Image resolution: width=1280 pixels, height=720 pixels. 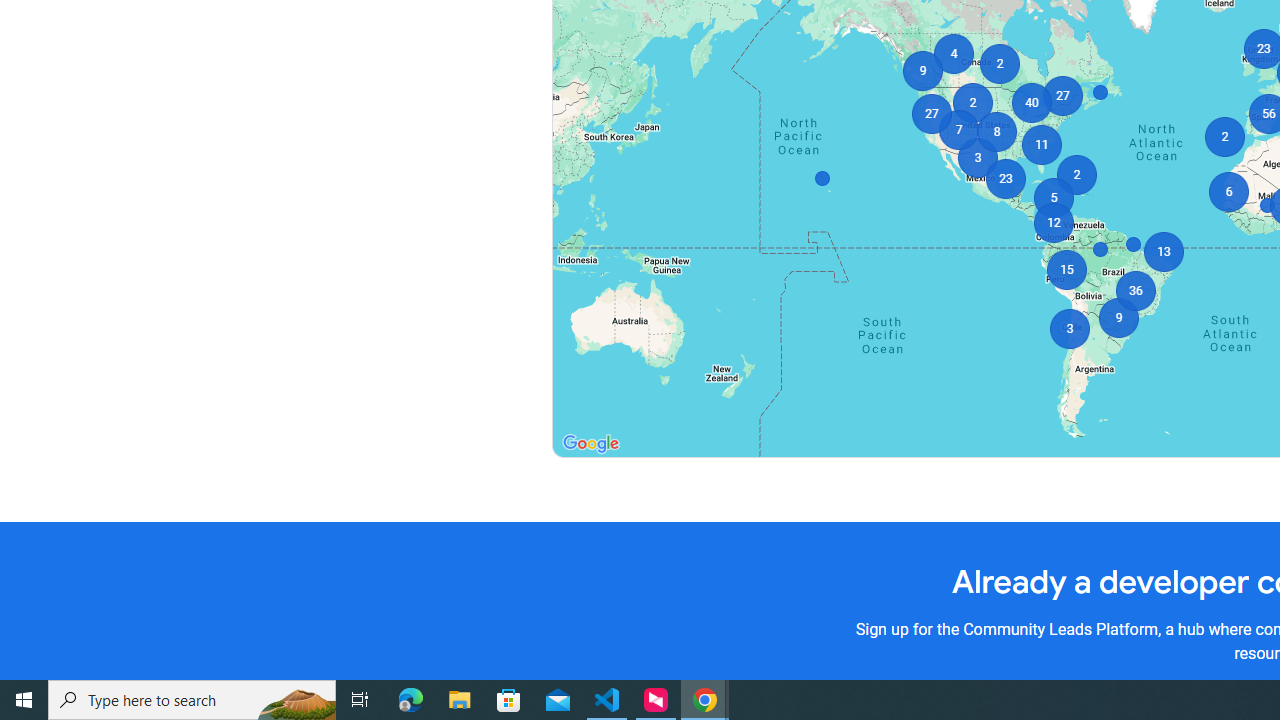 What do you see at coordinates (952, 53) in the screenshot?
I see `'4'` at bounding box center [952, 53].